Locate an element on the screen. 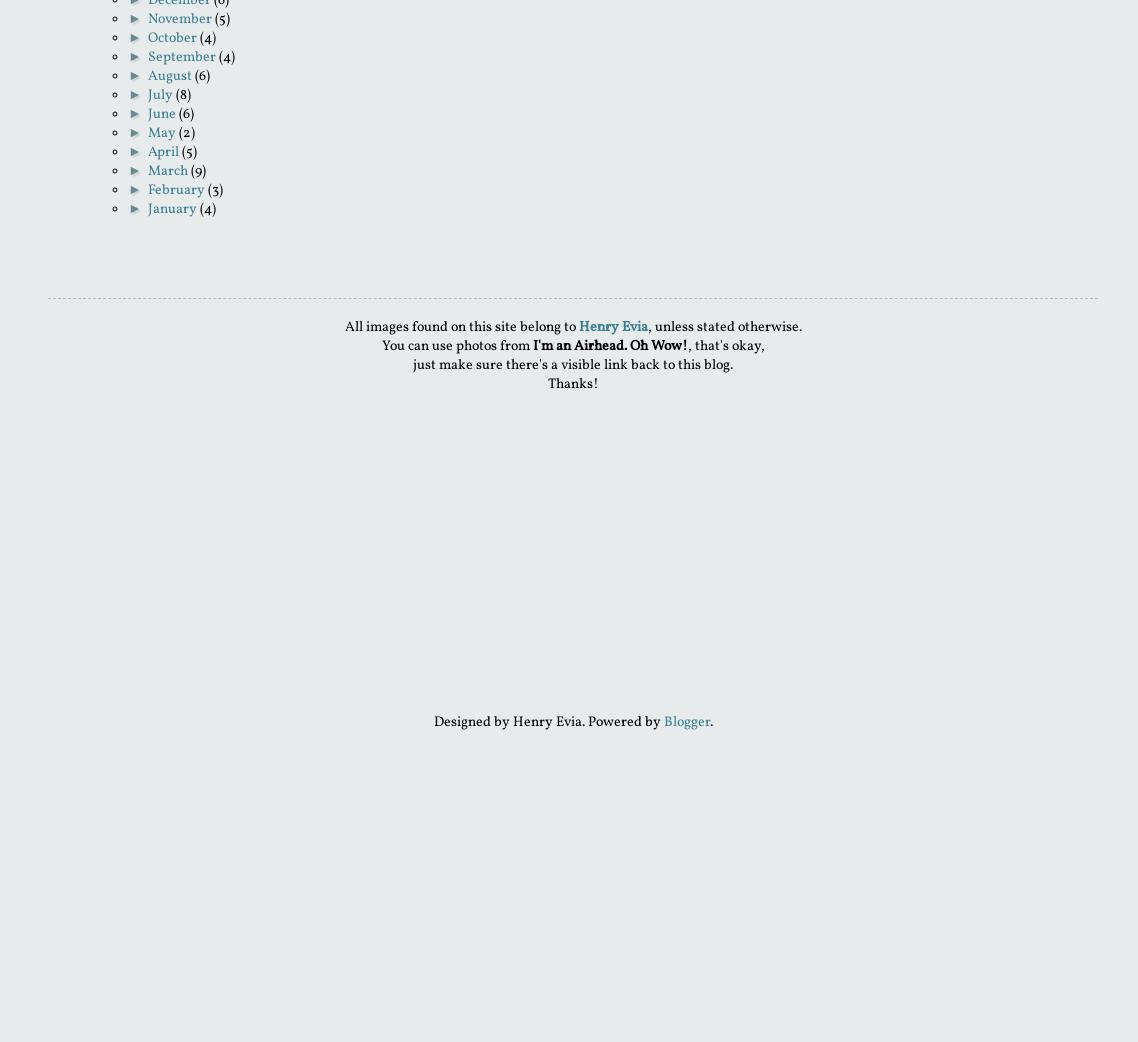  'October' is located at coordinates (147, 37).